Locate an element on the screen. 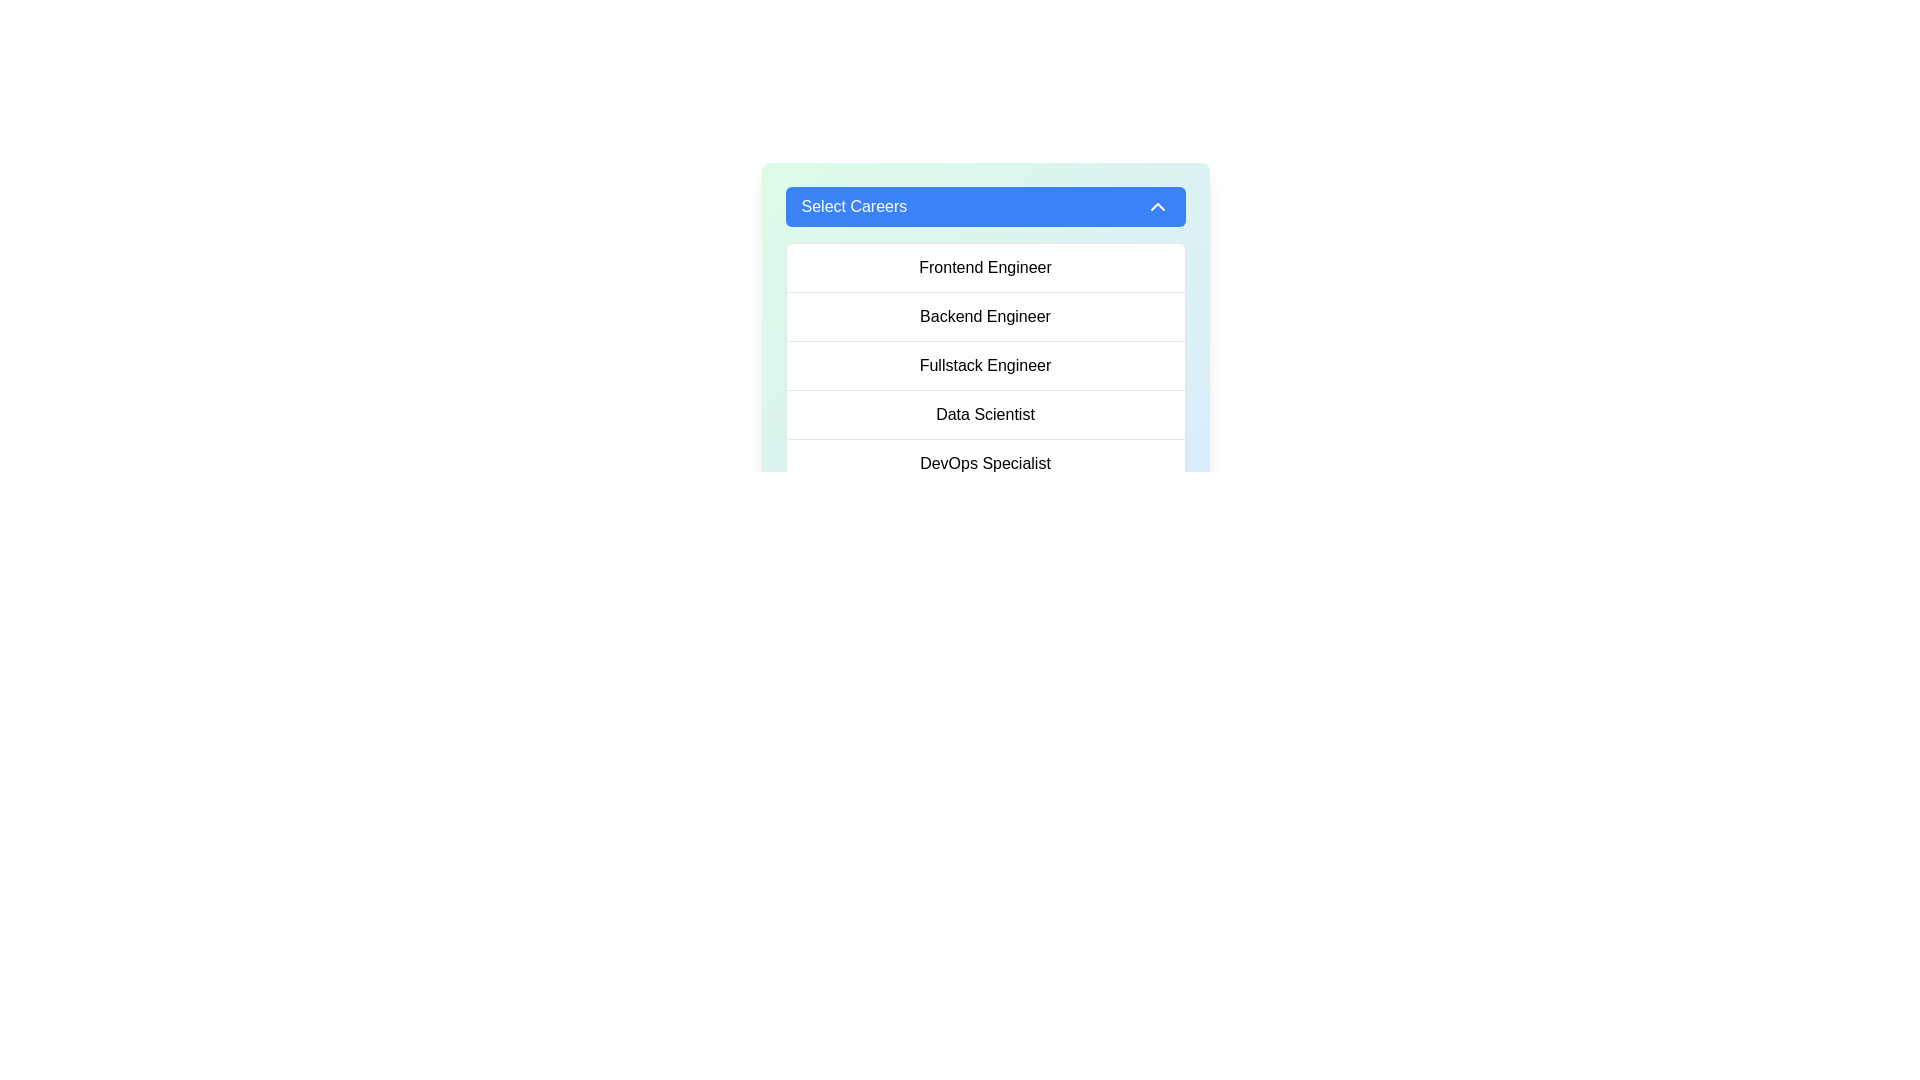  the state change of the dropdown indicator icon located to the right of the 'Select Careers' button is located at coordinates (1157, 207).